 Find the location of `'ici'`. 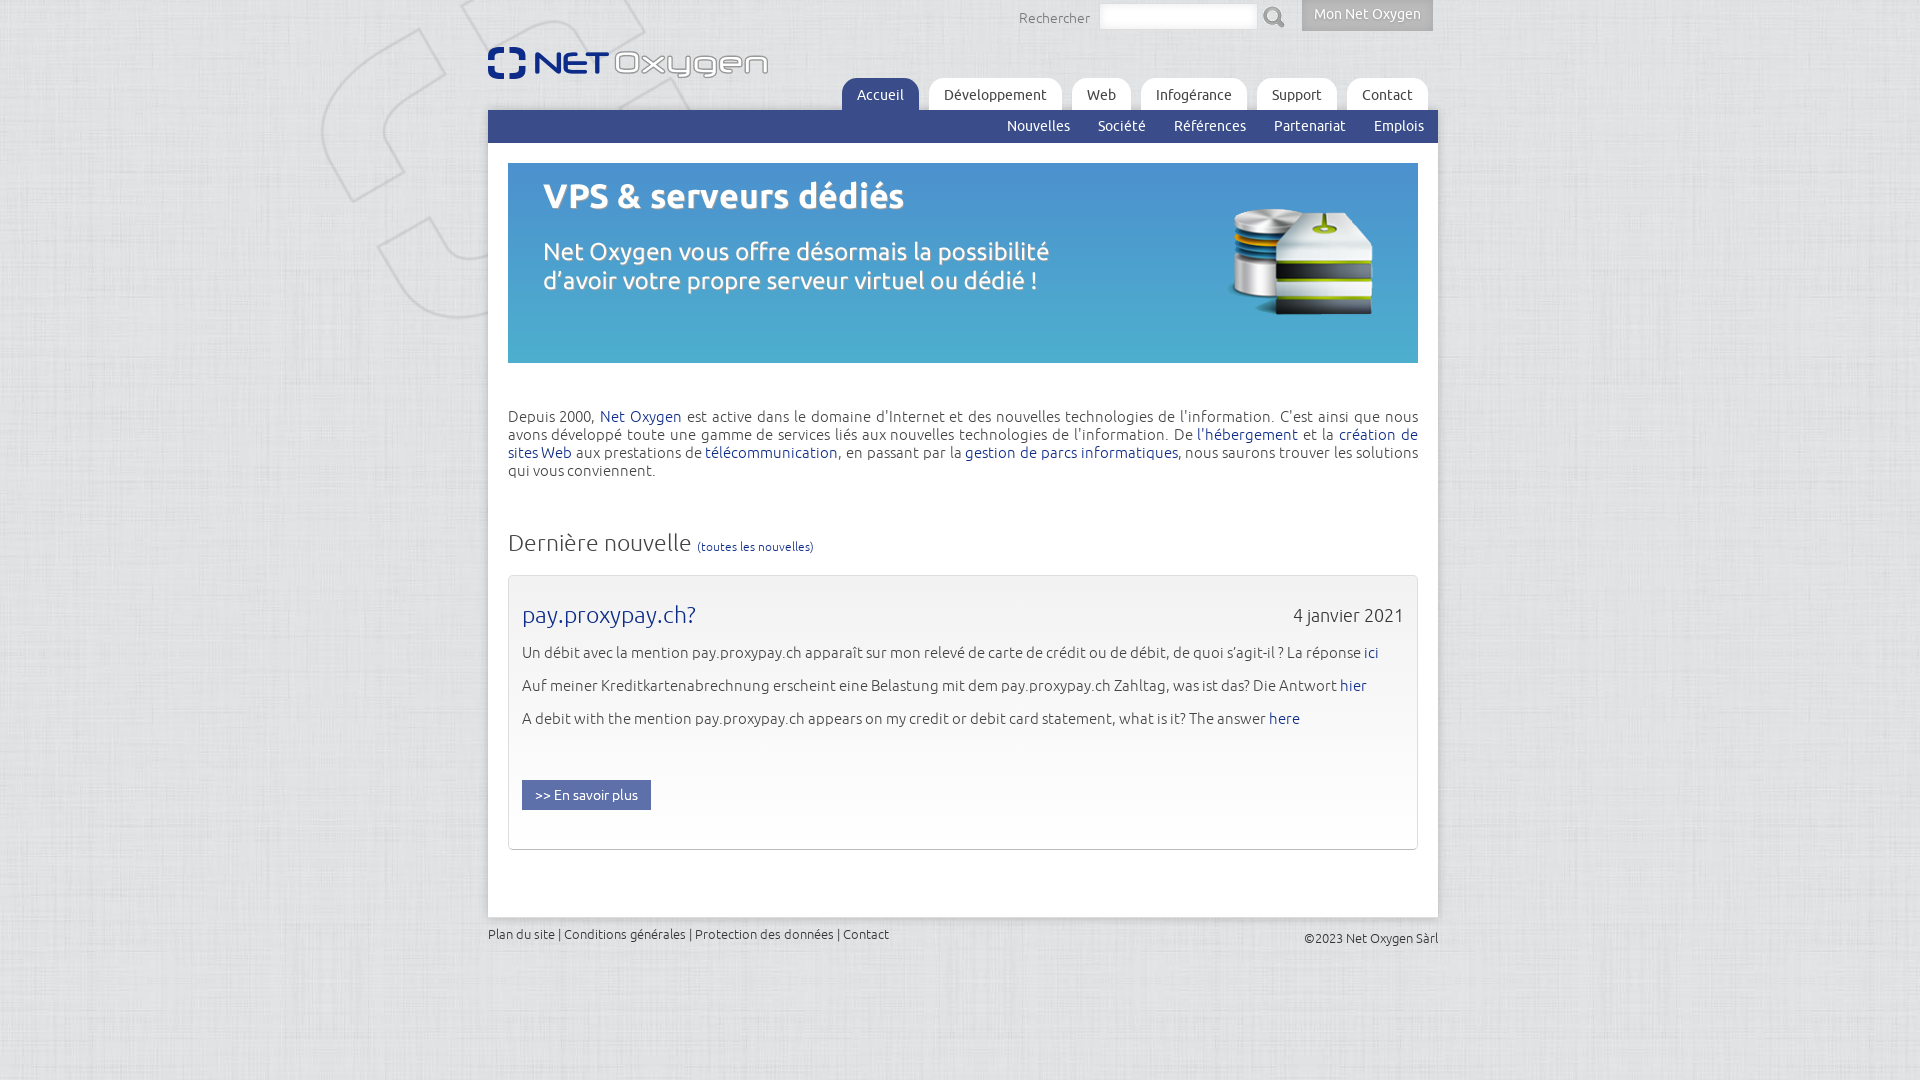

'ici' is located at coordinates (1362, 652).